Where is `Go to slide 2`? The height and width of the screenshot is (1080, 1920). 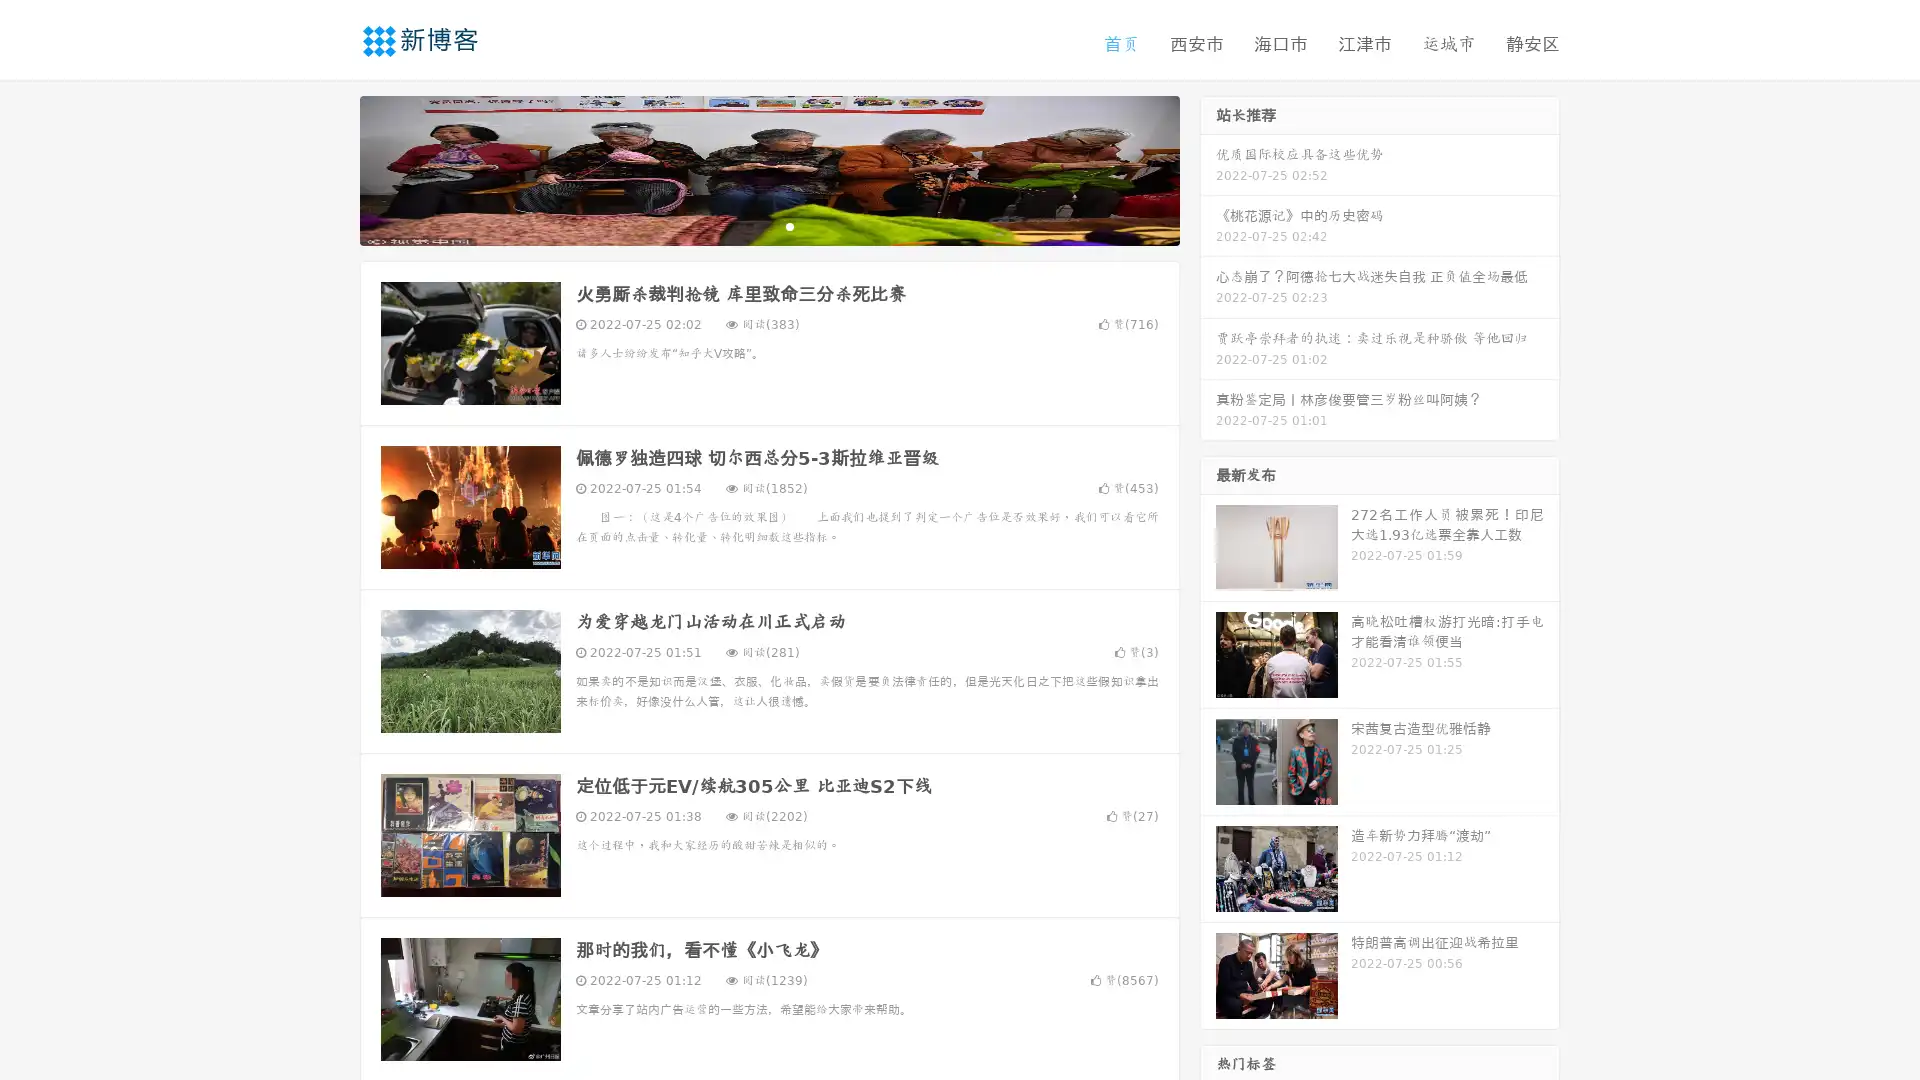 Go to slide 2 is located at coordinates (768, 225).